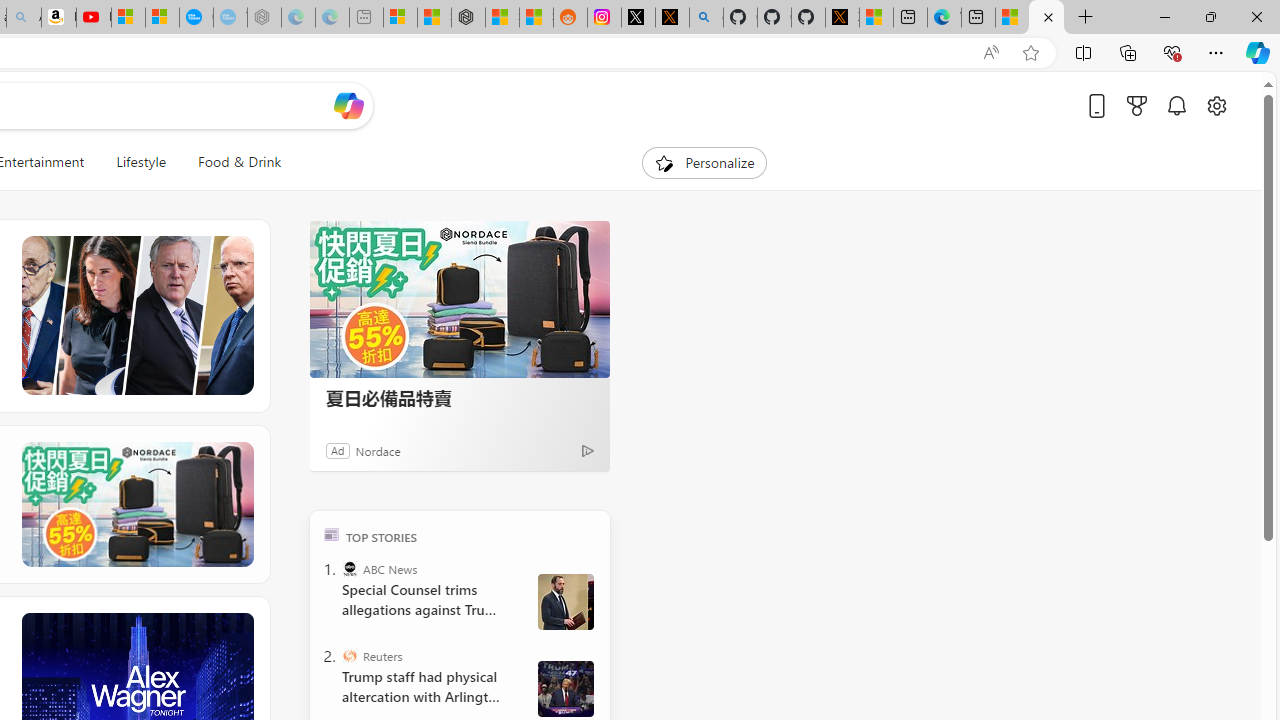  Describe the element at coordinates (704, 162) in the screenshot. I see `'Personalize'` at that location.